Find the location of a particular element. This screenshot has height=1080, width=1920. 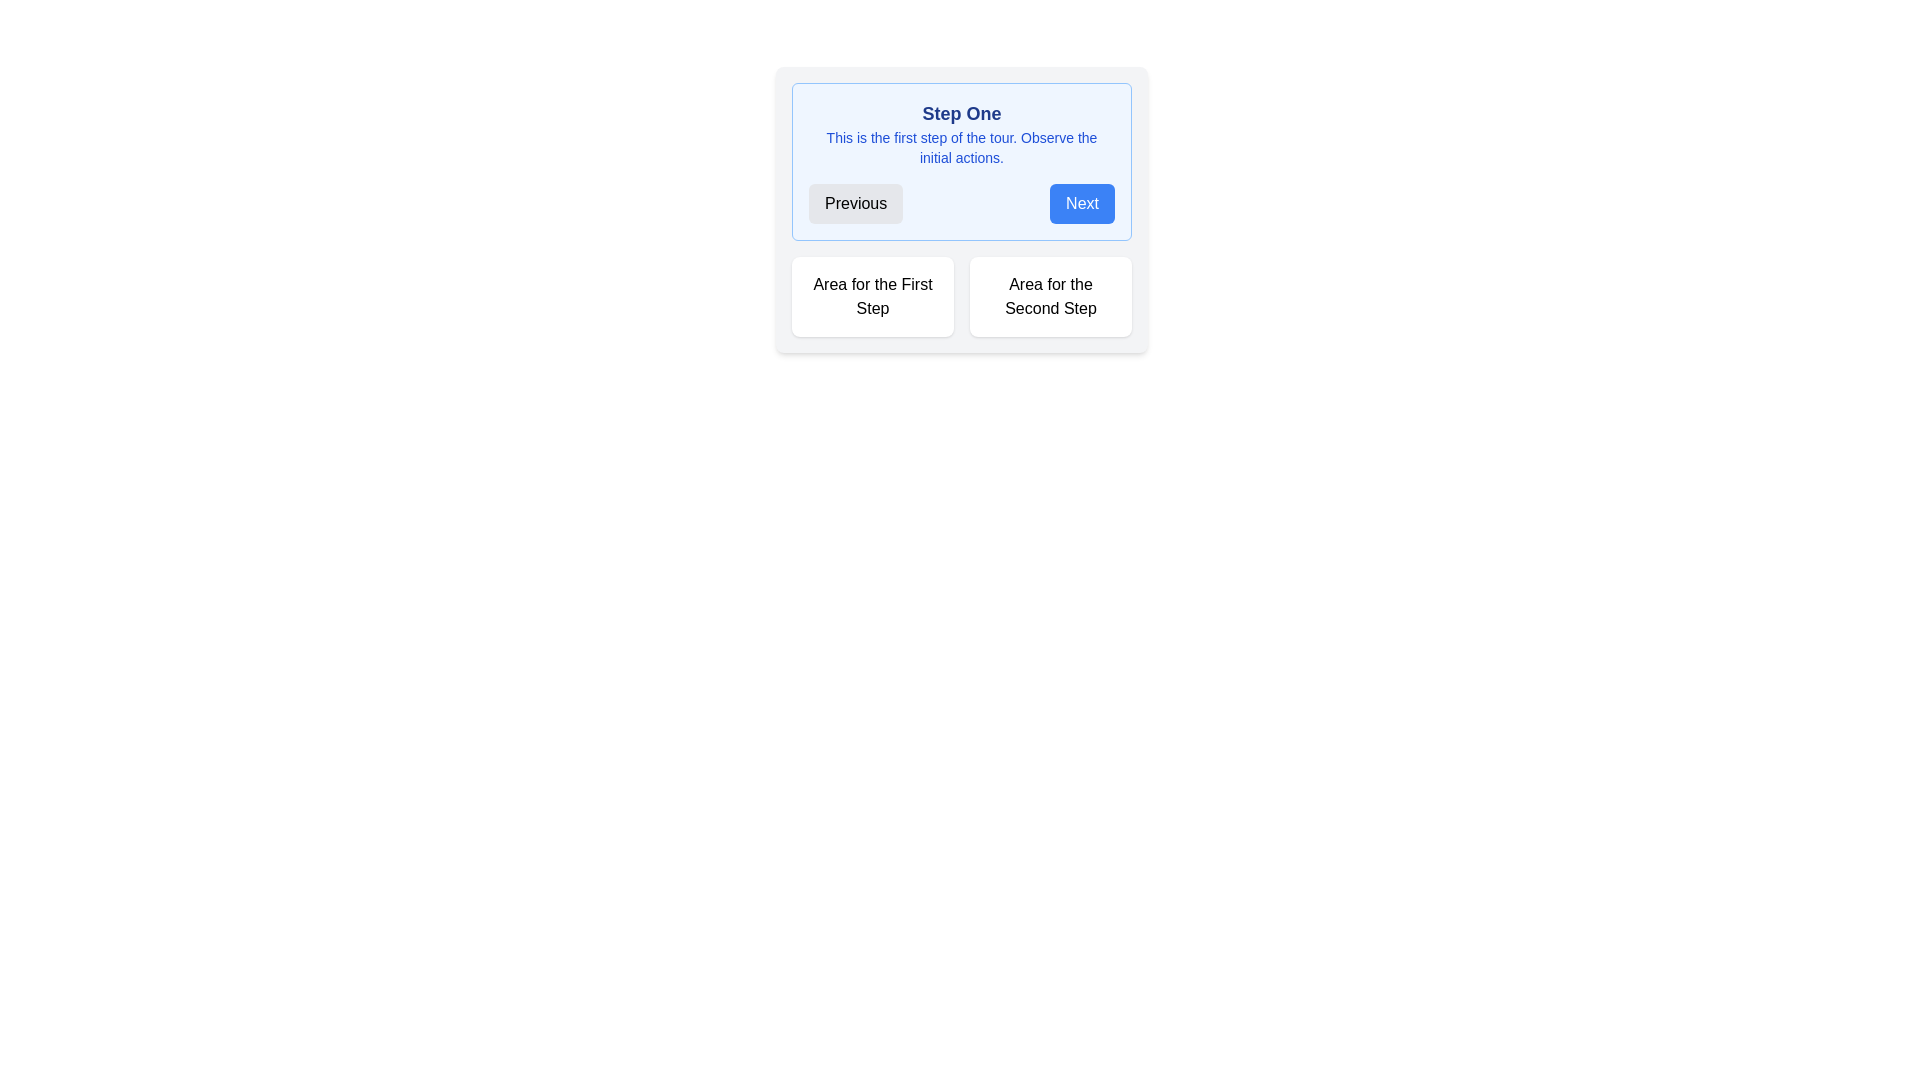

the informational card indicating the 'First Step' in the multi-step process, located in the top-left corner of the grid layout is located at coordinates (873, 297).